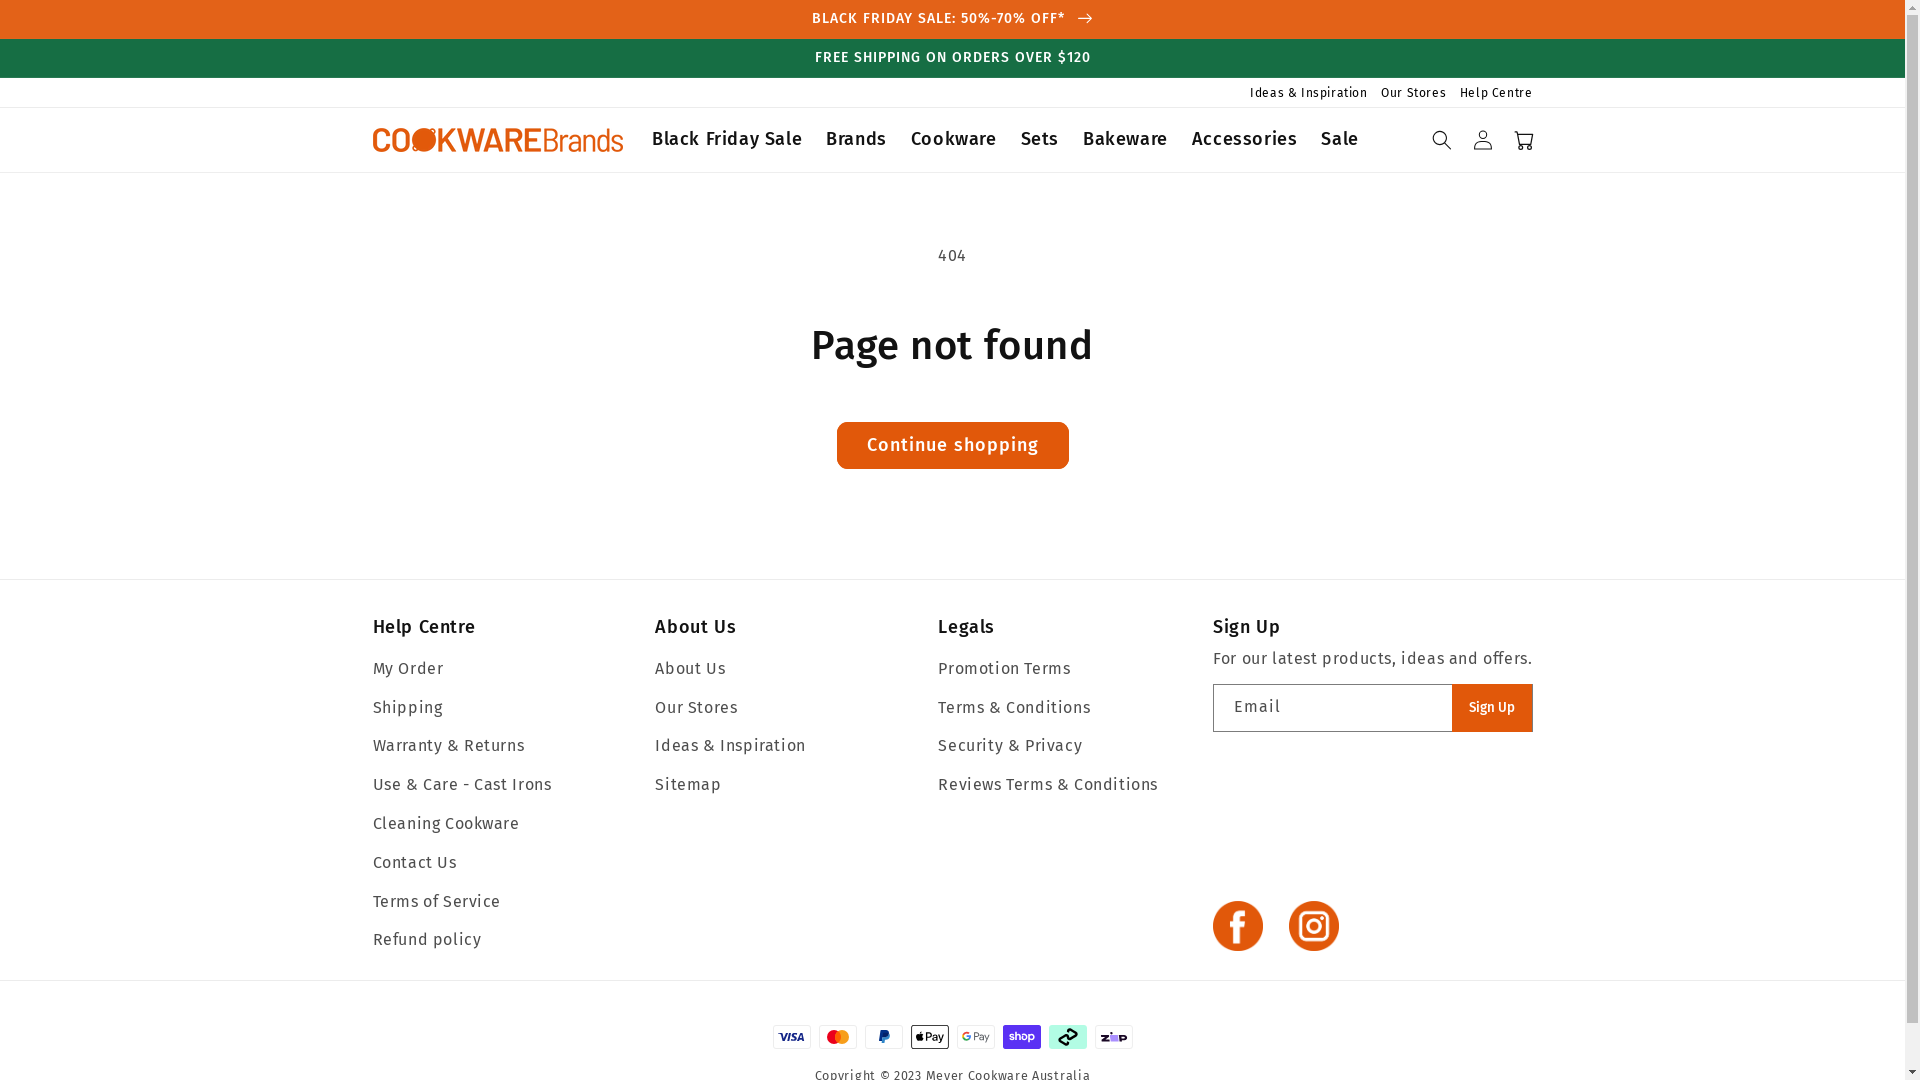  I want to click on 'Our Stores', so click(1409, 92).